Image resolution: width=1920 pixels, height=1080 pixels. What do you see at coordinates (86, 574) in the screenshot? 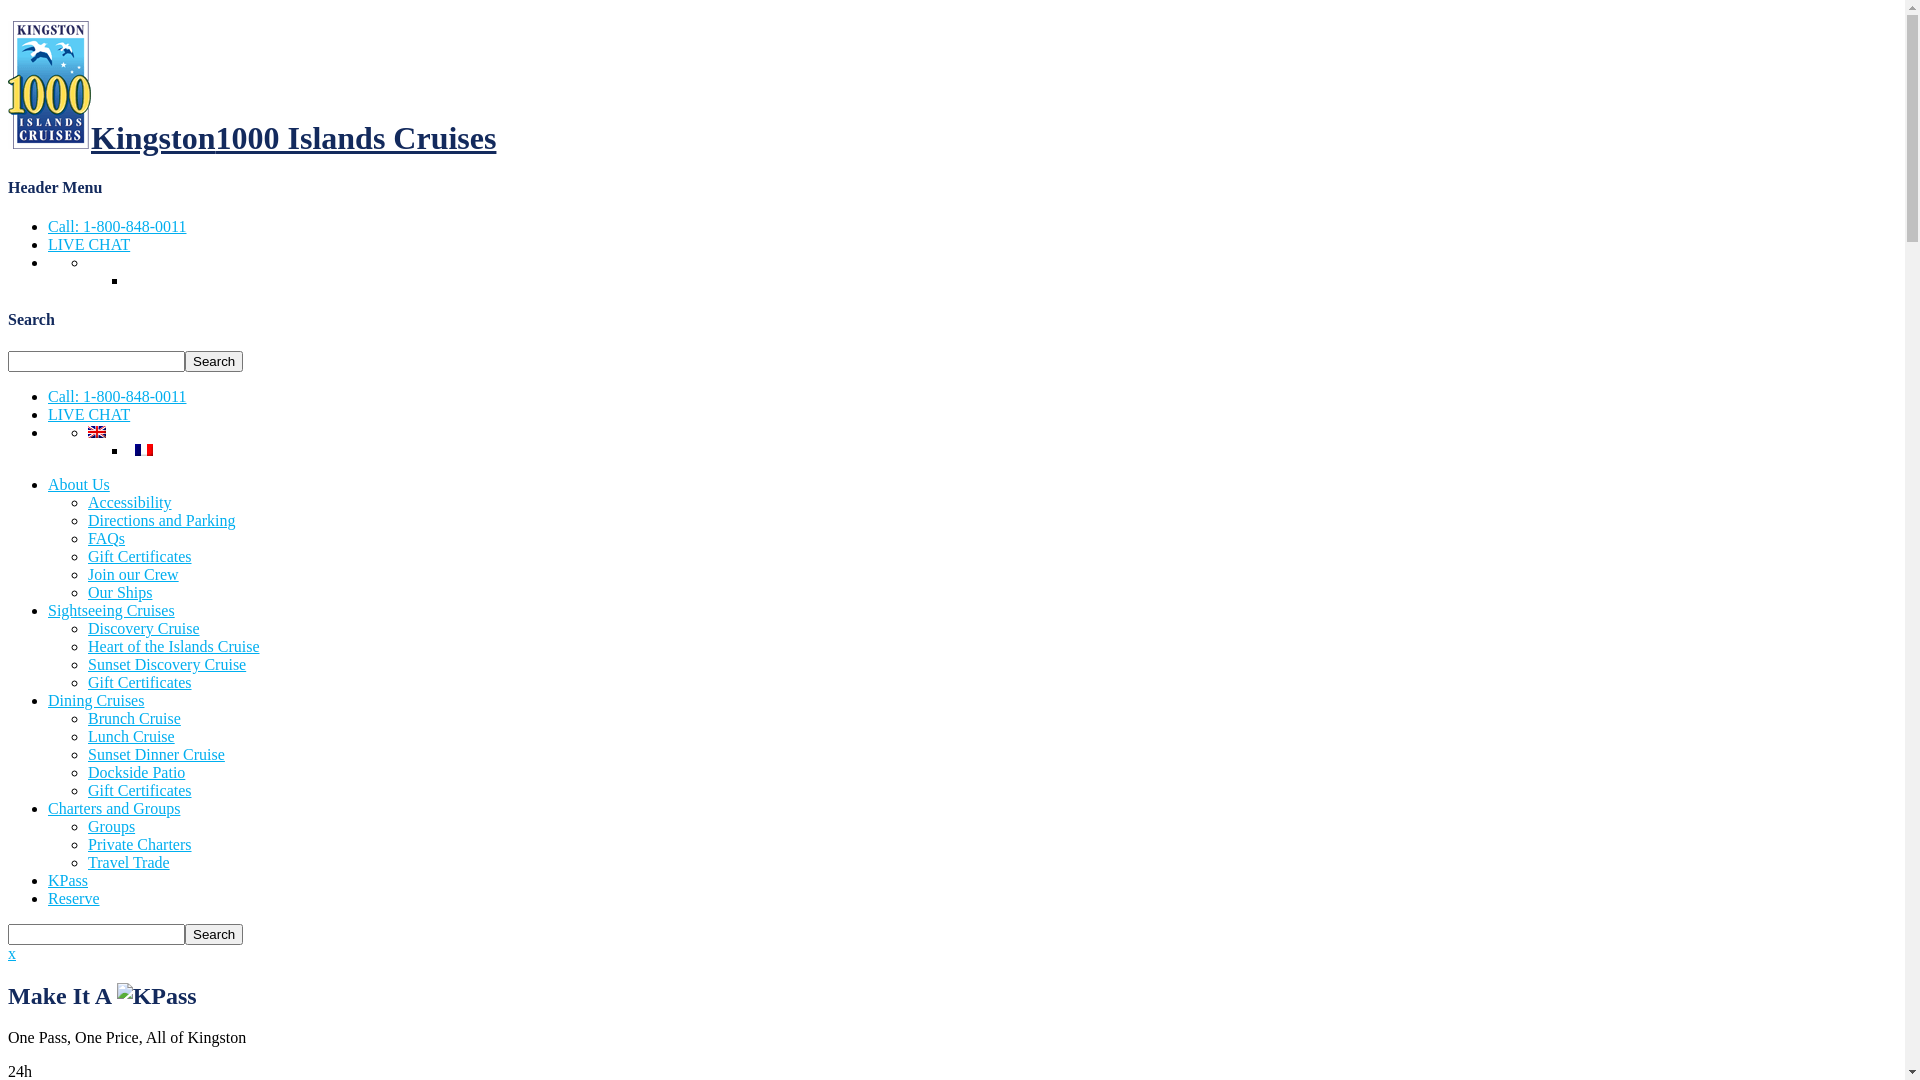
I see `'Join our Crew'` at bounding box center [86, 574].